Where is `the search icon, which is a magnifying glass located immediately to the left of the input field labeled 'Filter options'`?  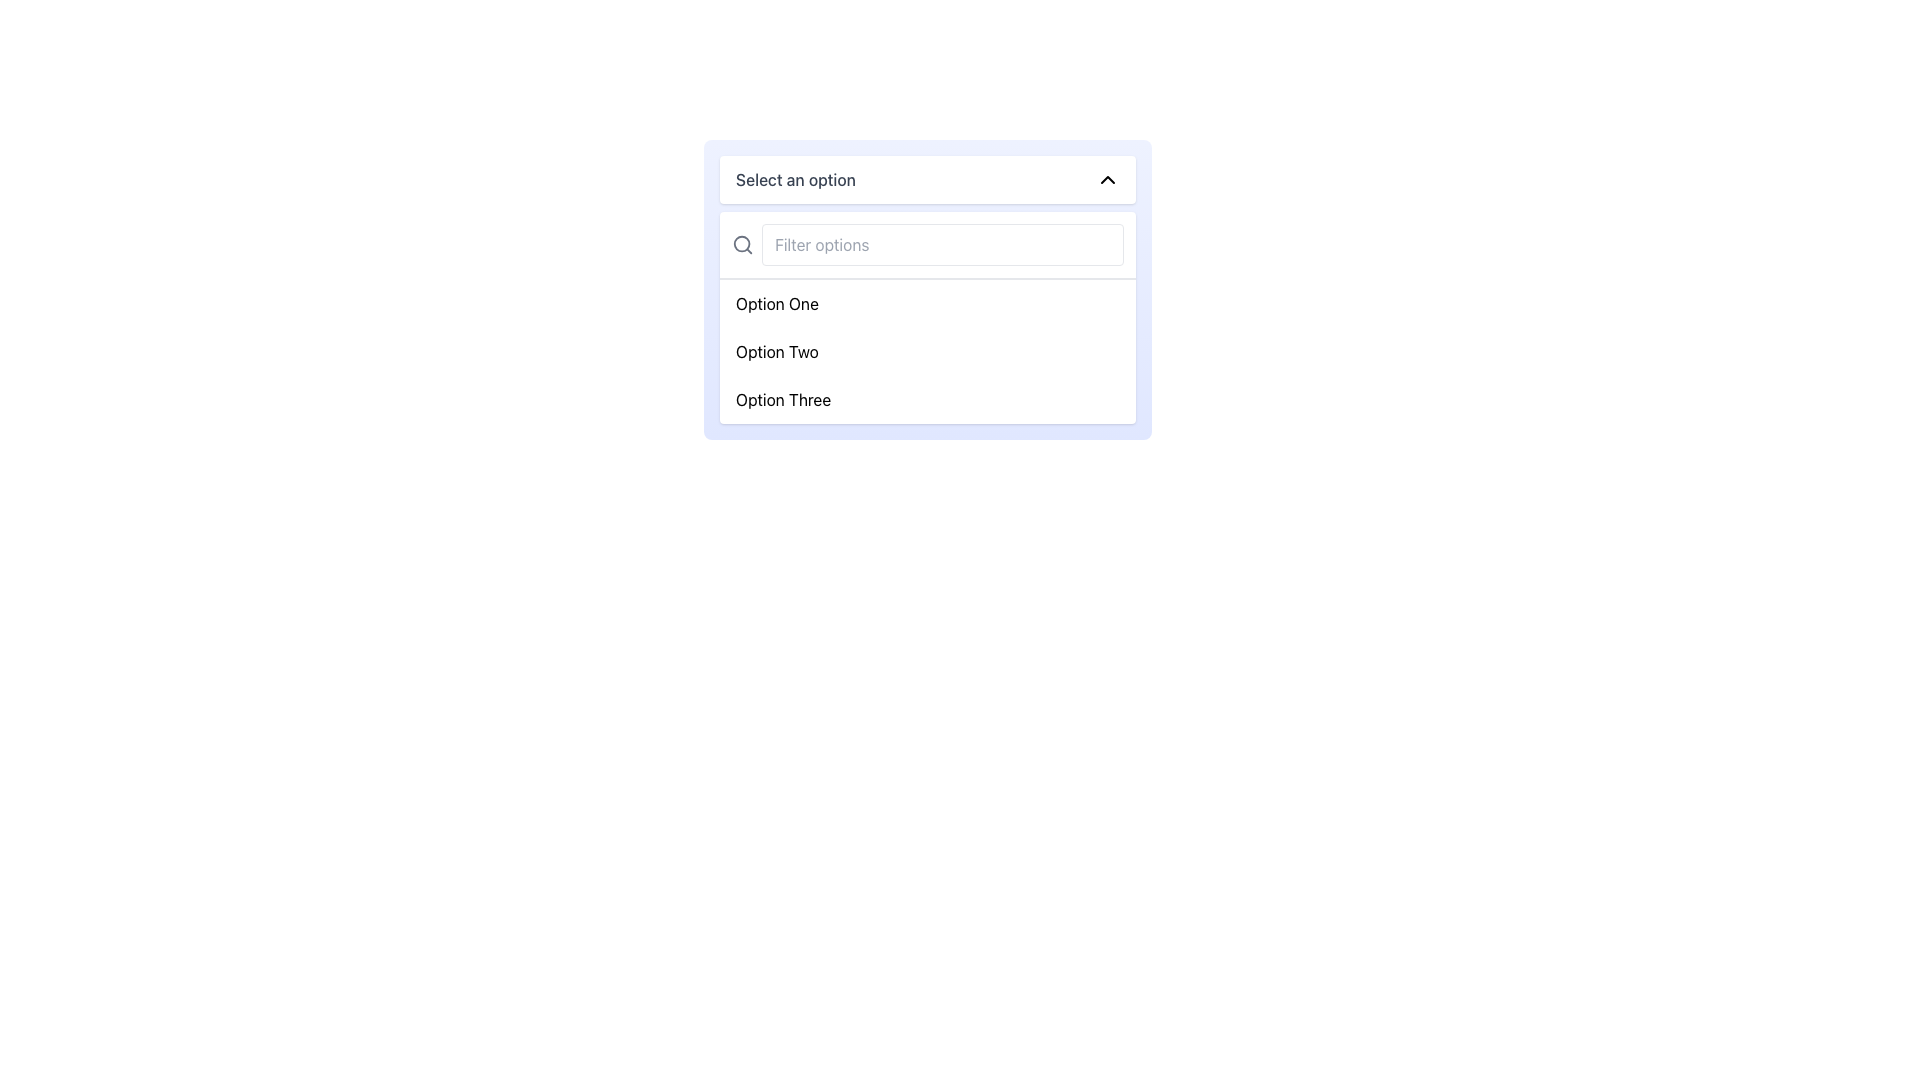 the search icon, which is a magnifying glass located immediately to the left of the input field labeled 'Filter options' is located at coordinates (742, 244).